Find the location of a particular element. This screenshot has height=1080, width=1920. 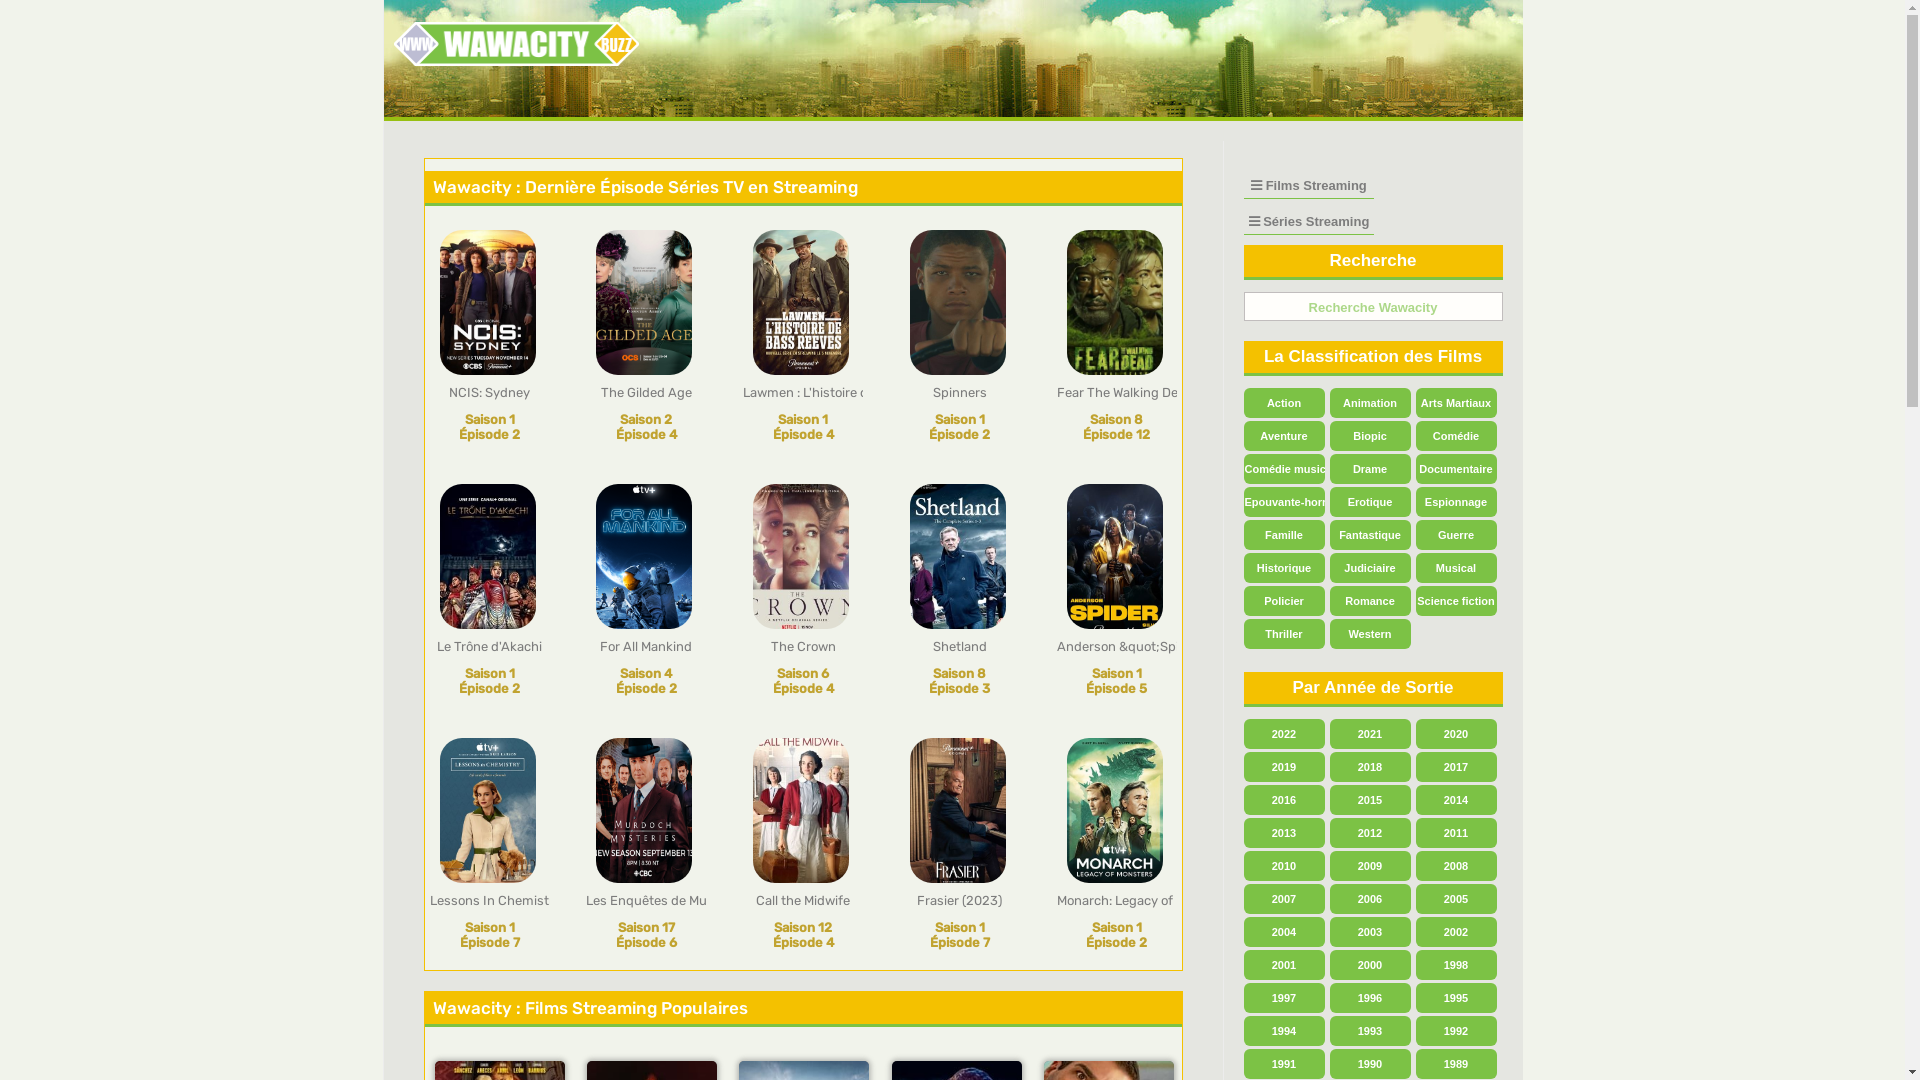

'Musical' is located at coordinates (1456, 567).